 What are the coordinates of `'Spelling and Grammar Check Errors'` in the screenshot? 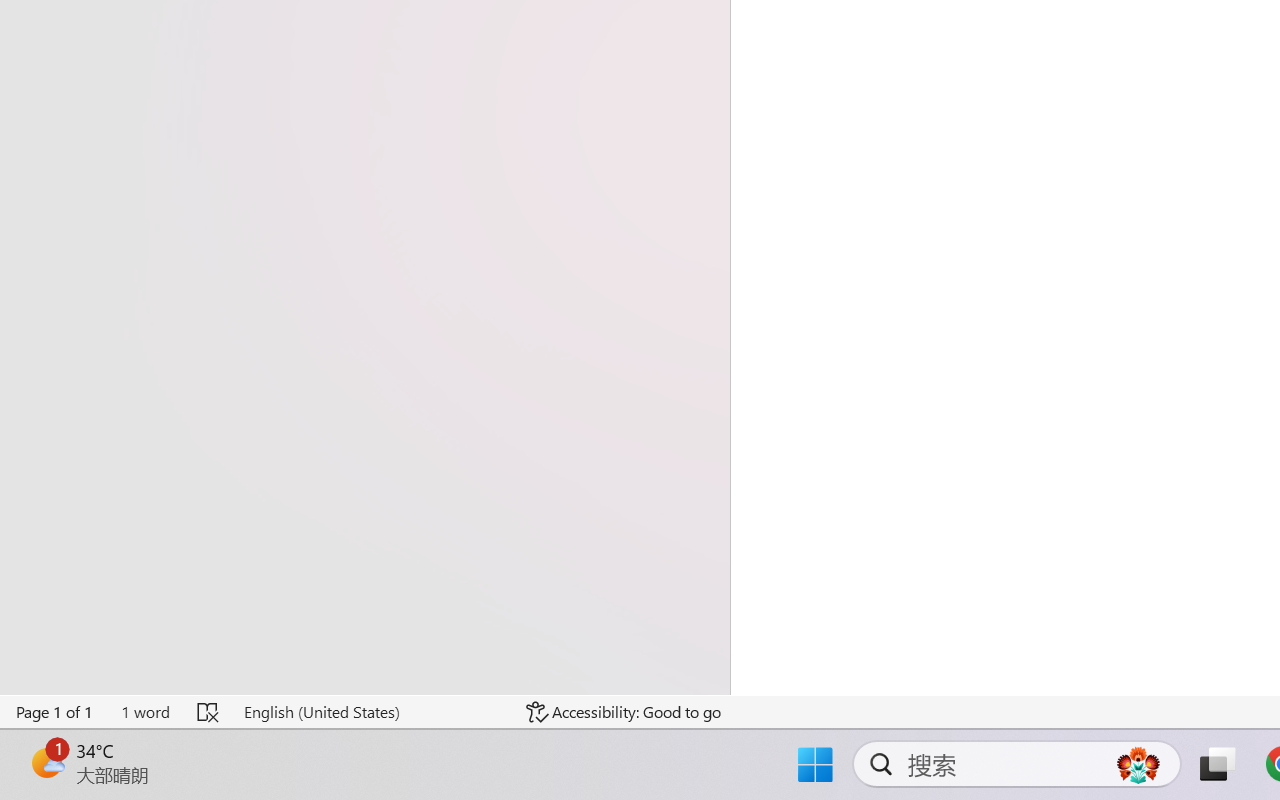 It's located at (209, 711).